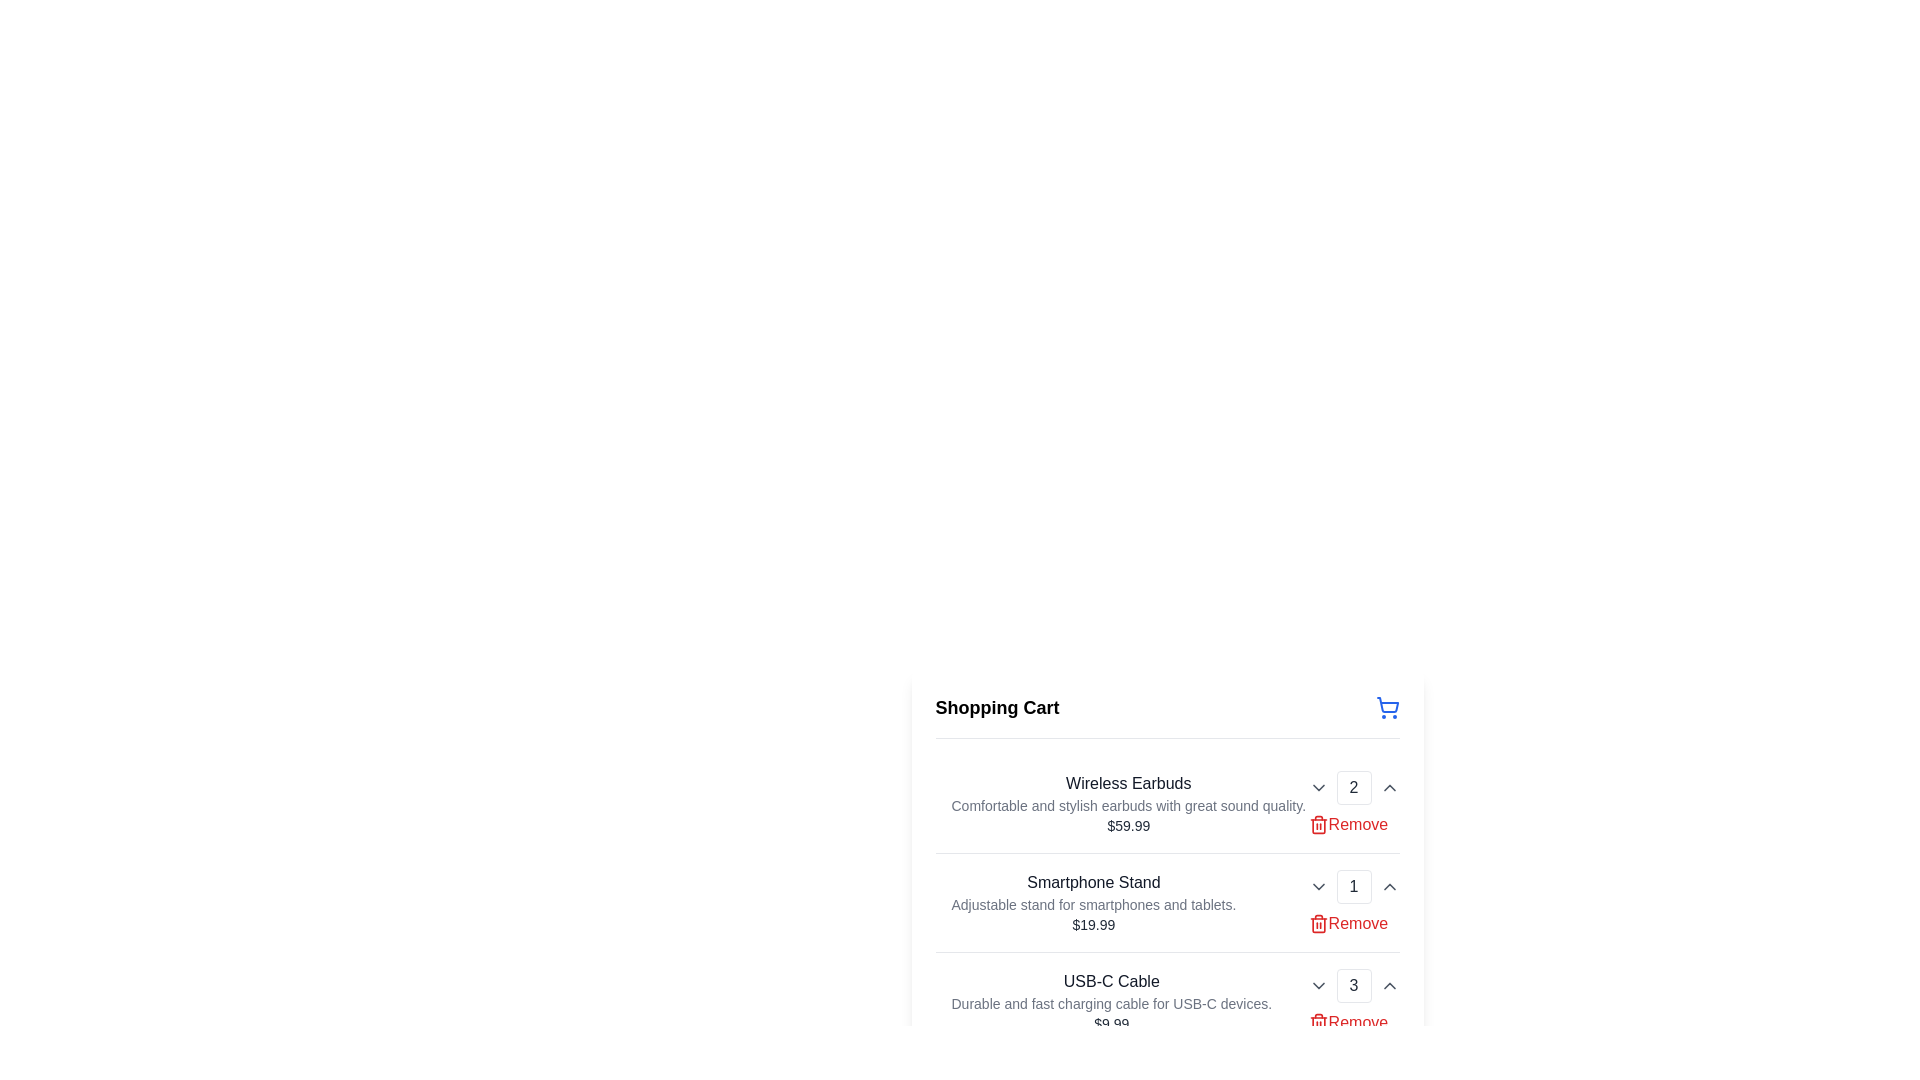 The image size is (1920, 1080). What do you see at coordinates (1386, 707) in the screenshot?
I see `the shopping cart icon located at the top-right corner of the header section titled 'Shopping Cart' to engage with adjacent elements` at bounding box center [1386, 707].